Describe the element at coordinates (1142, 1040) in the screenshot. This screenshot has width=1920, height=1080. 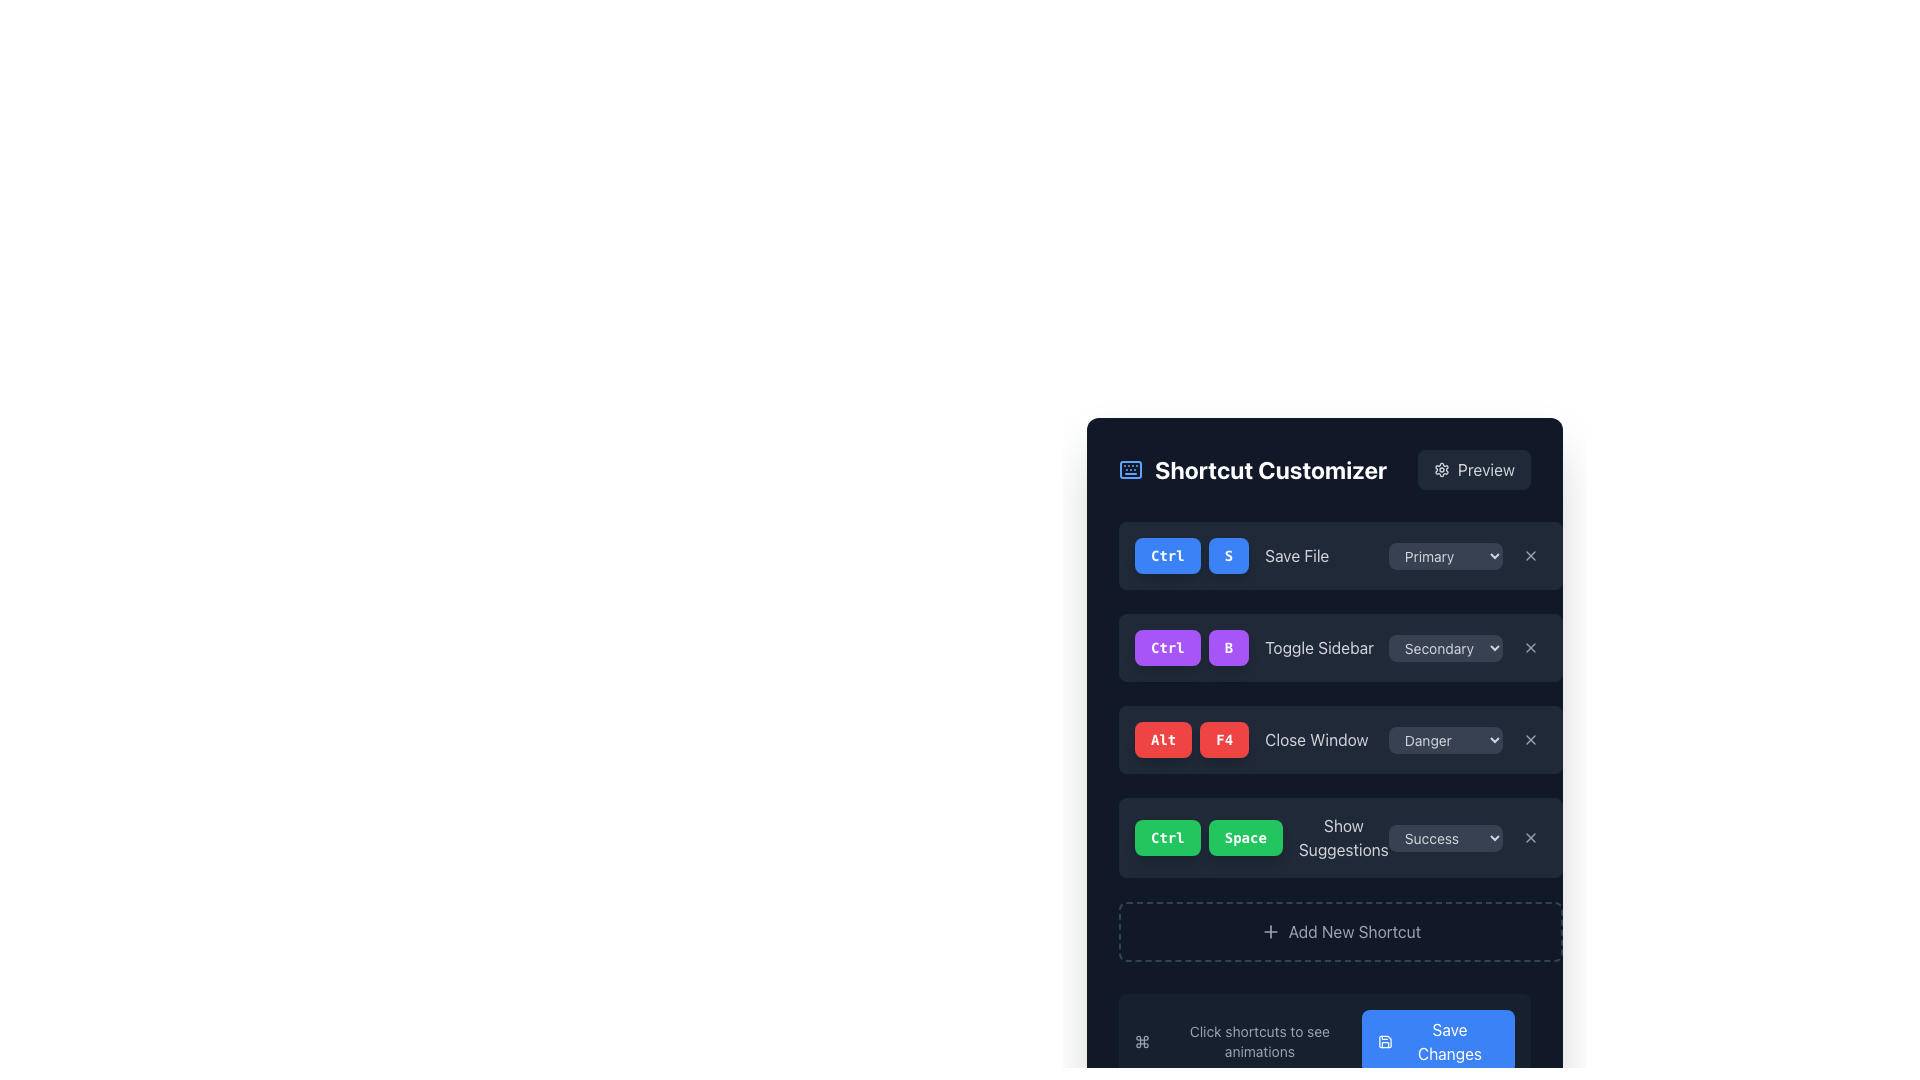
I see `the decorative command icon located in the bottom left corner of the 'Shortcut Customizer' panel` at that location.